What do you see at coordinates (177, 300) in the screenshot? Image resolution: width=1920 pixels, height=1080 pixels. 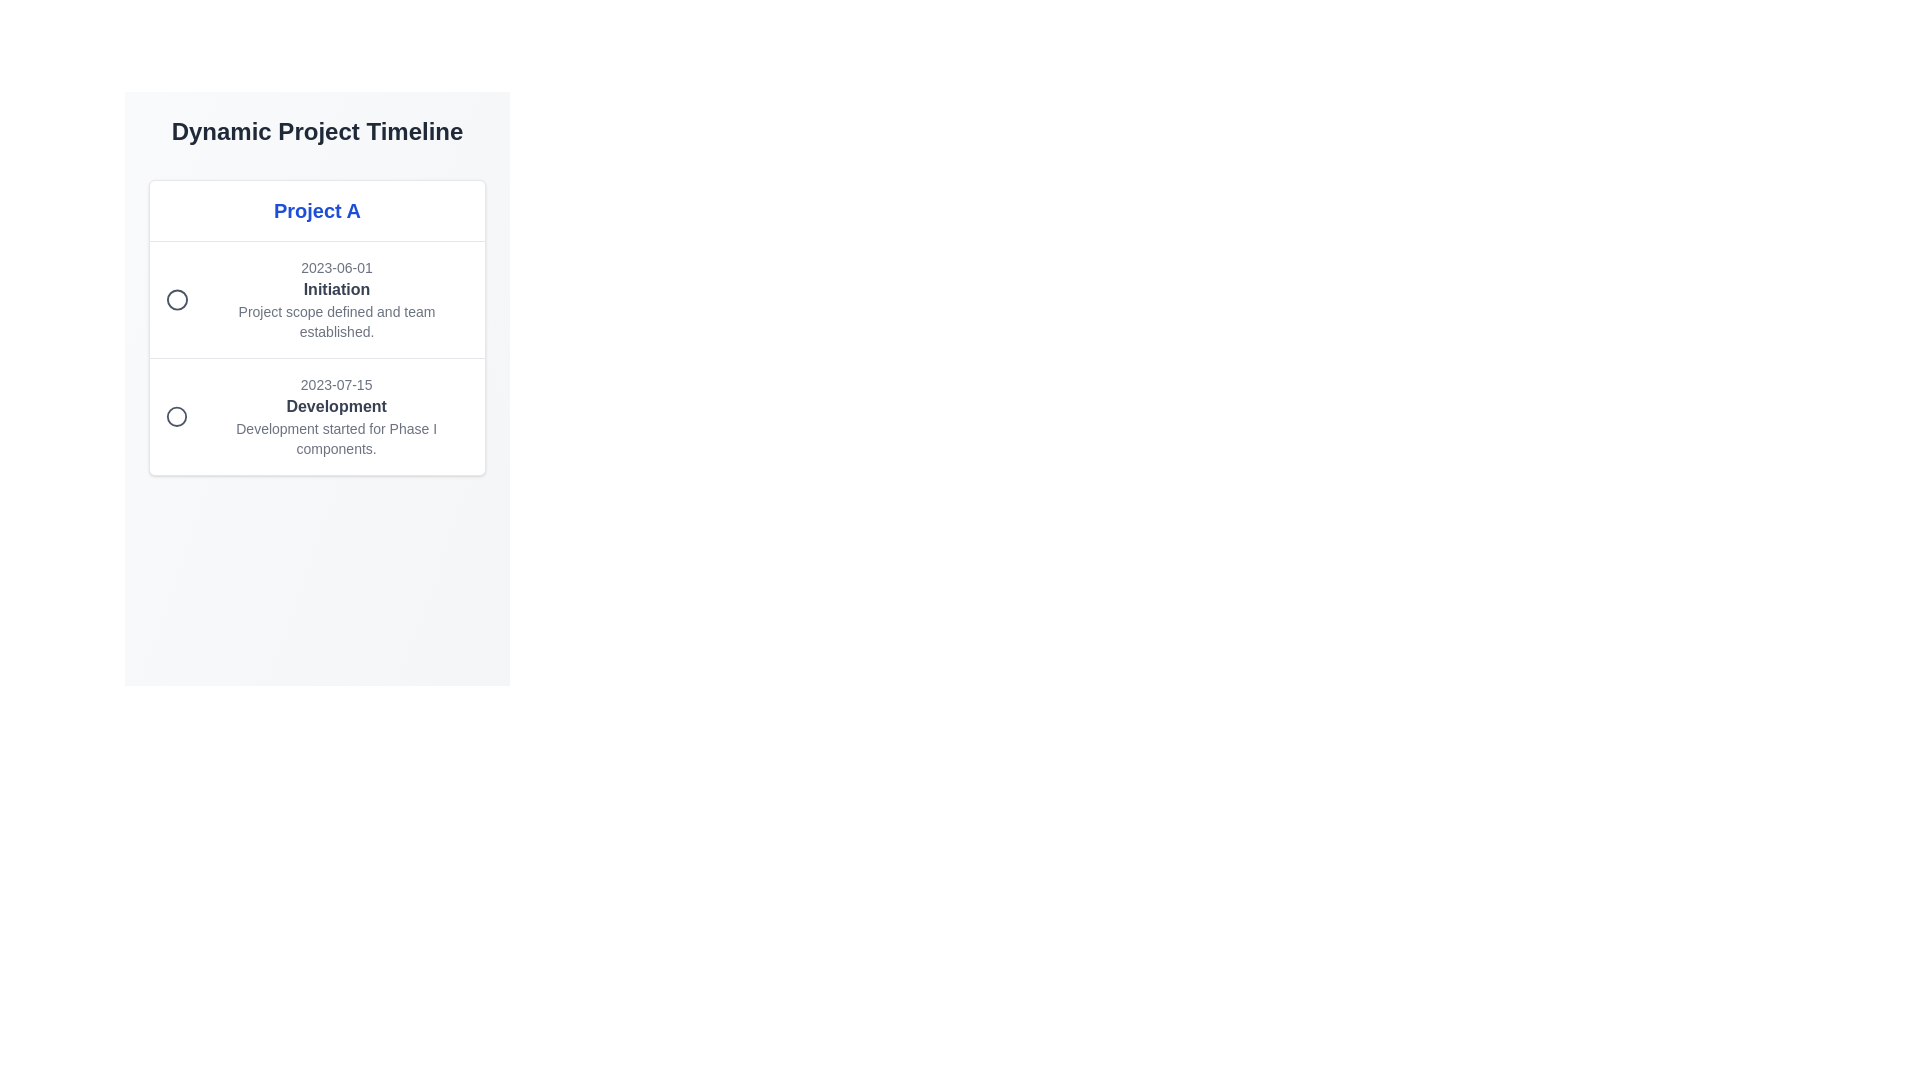 I see `the SVG Circle Graphic that serves as a visual marker for the timeline event 'Initiation', located in the left-side margin of the project timeline card` at bounding box center [177, 300].